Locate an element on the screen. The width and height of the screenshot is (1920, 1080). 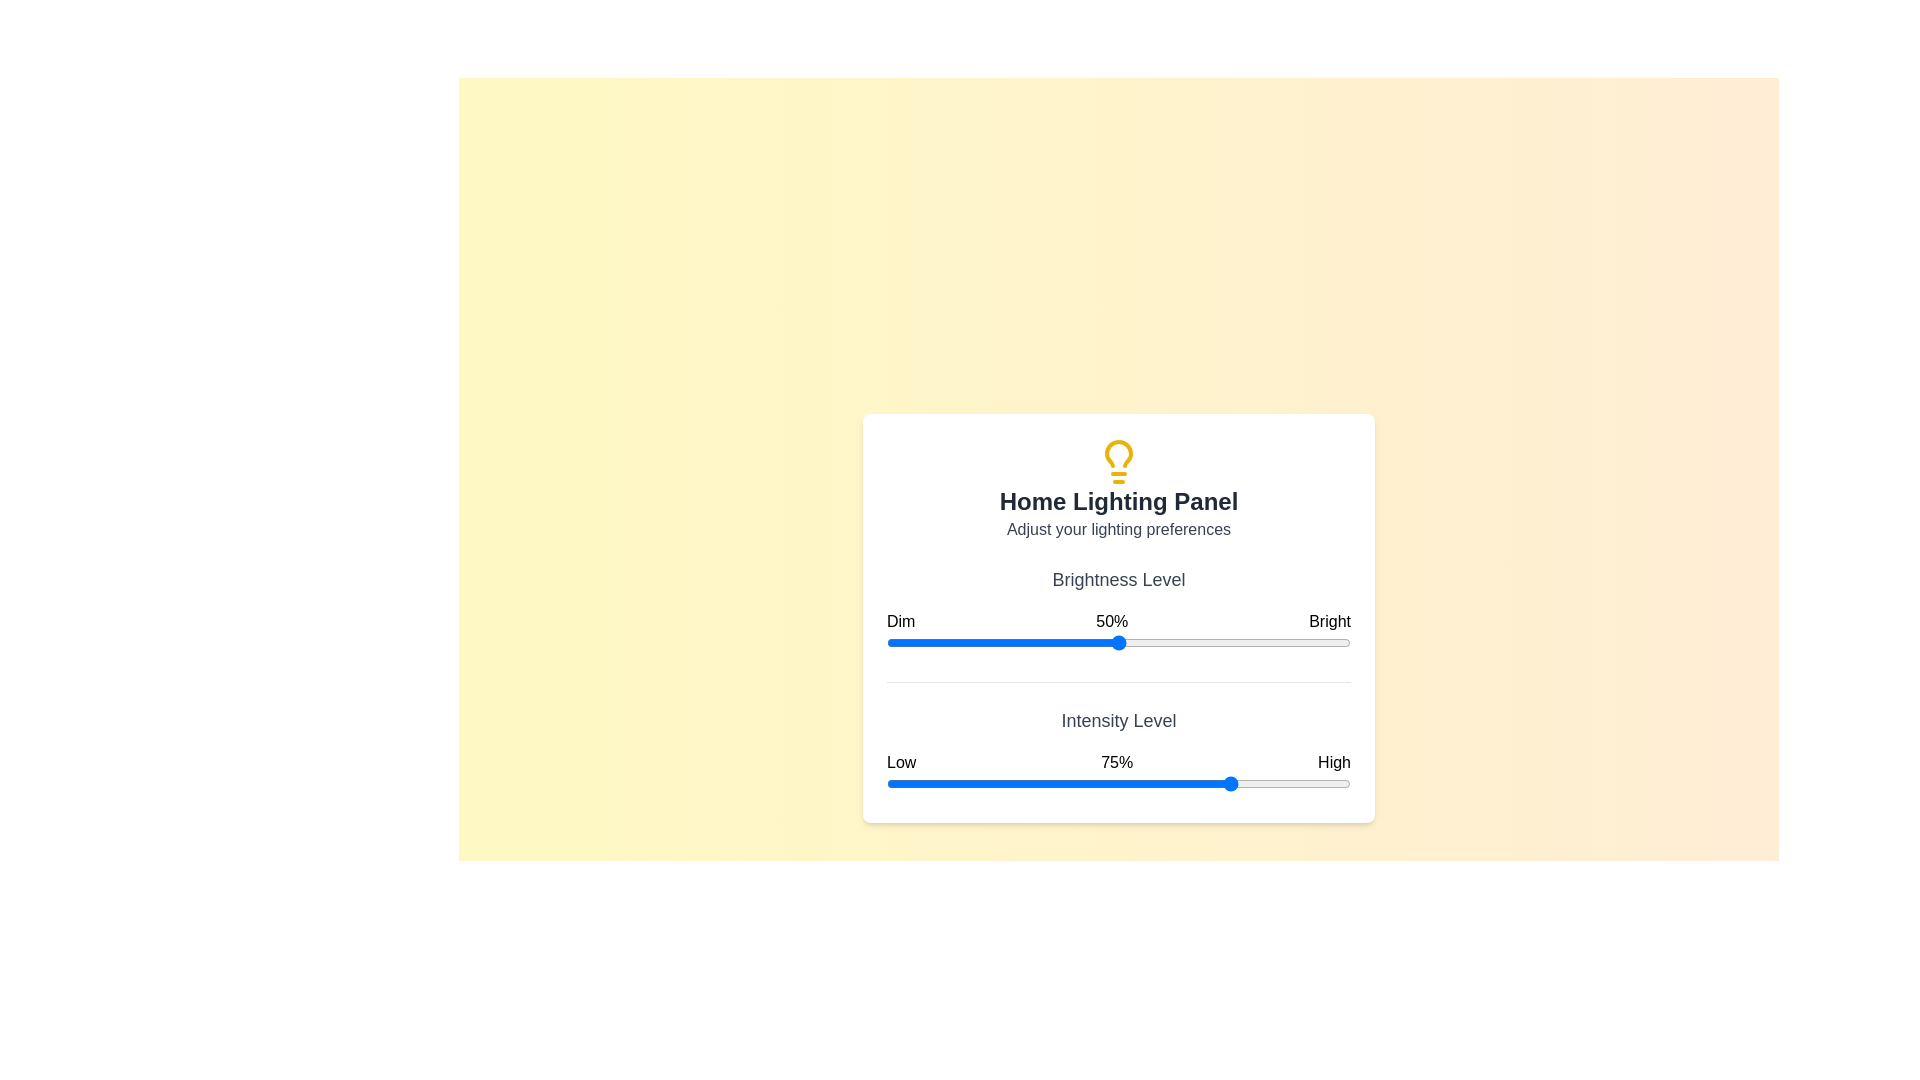
the static text label indicating the low end of the intensity scale for the slider bar underneath it, located at the far left of the group of three labels including 'Low', '75%', and 'High' is located at coordinates (900, 762).